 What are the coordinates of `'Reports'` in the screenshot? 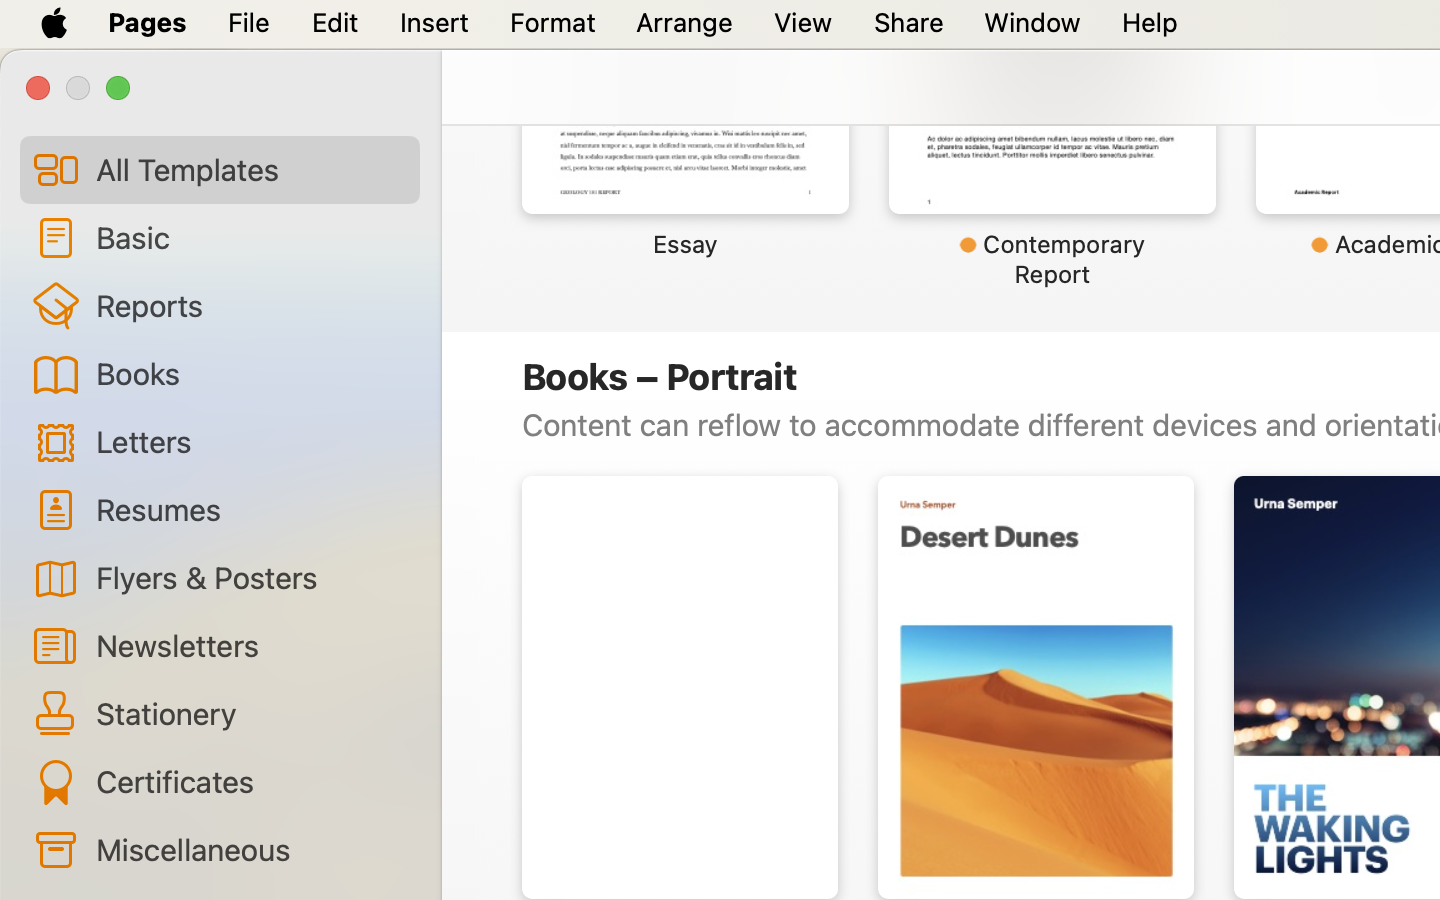 It's located at (248, 304).